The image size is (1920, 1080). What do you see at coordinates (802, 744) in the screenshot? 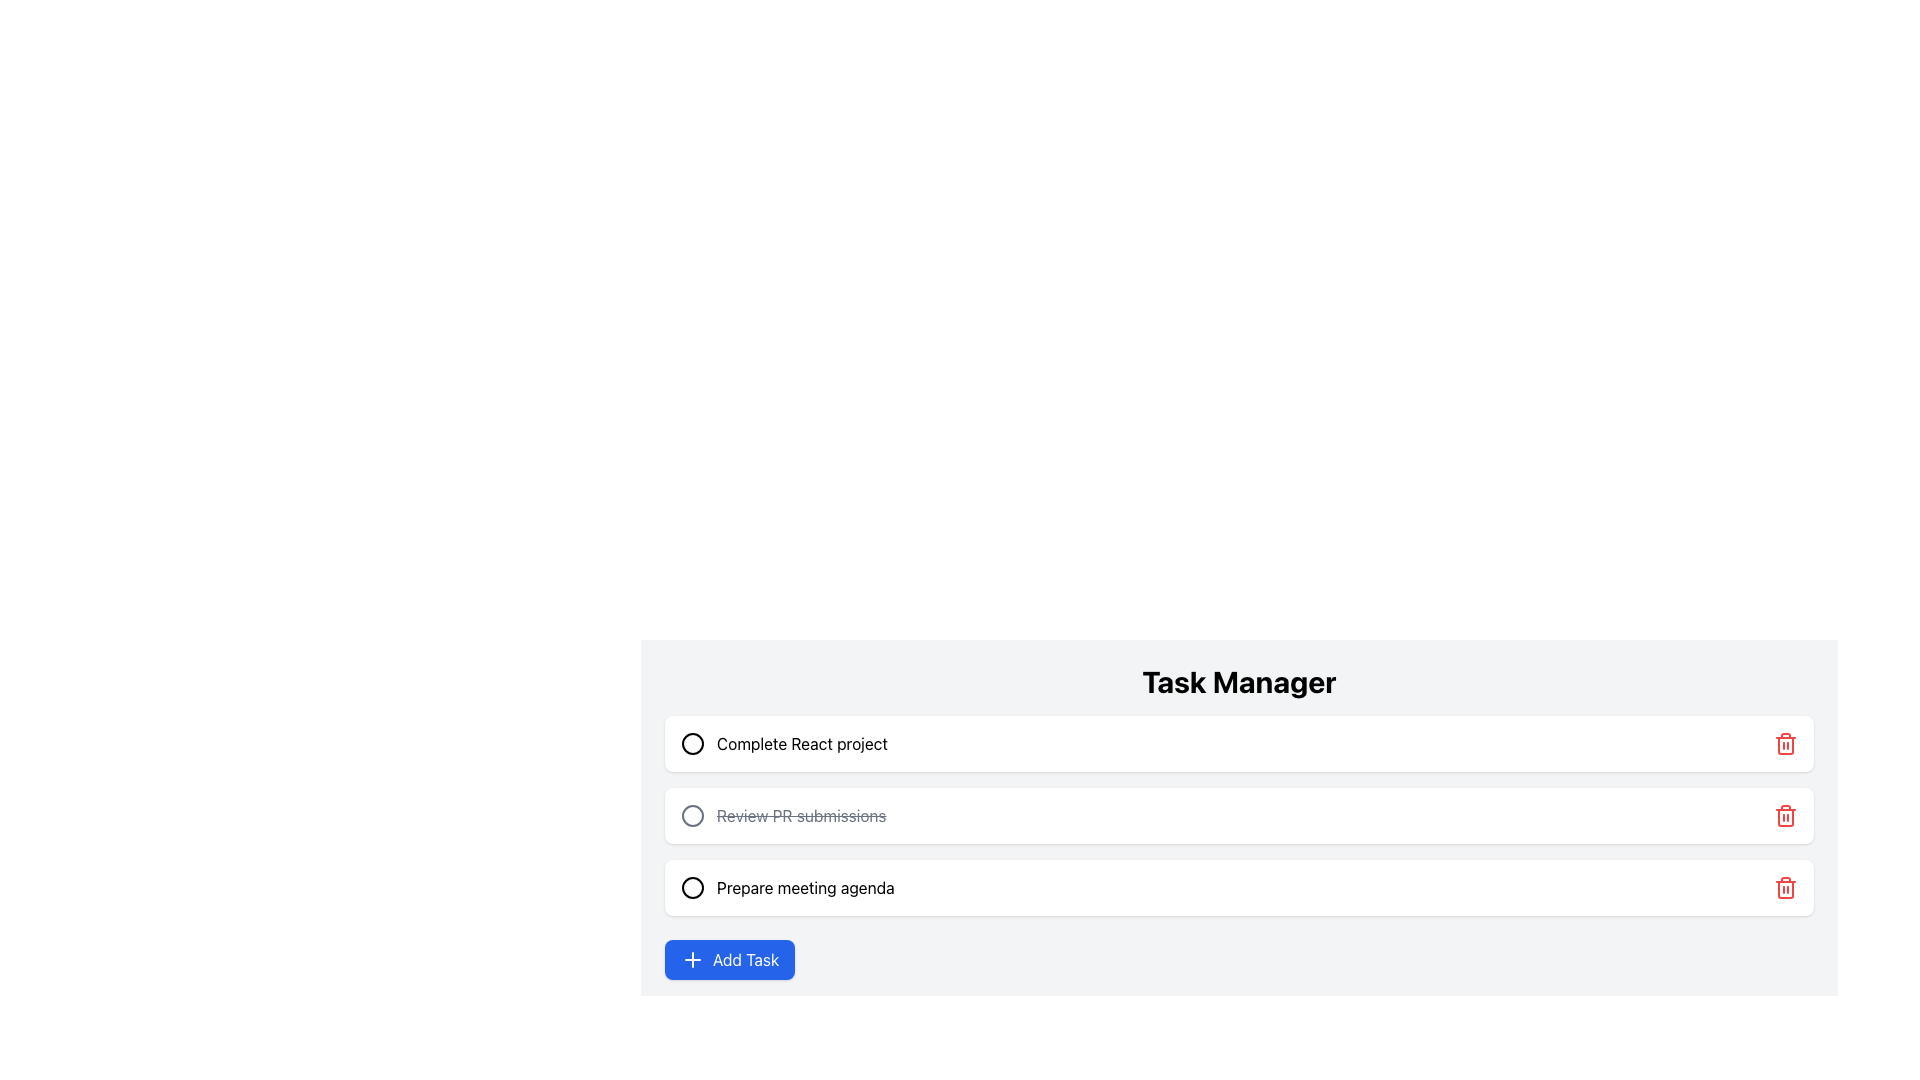
I see `and copy the text from the label stating 'Complete React project', which is the first task entry in the task manager interface` at bounding box center [802, 744].